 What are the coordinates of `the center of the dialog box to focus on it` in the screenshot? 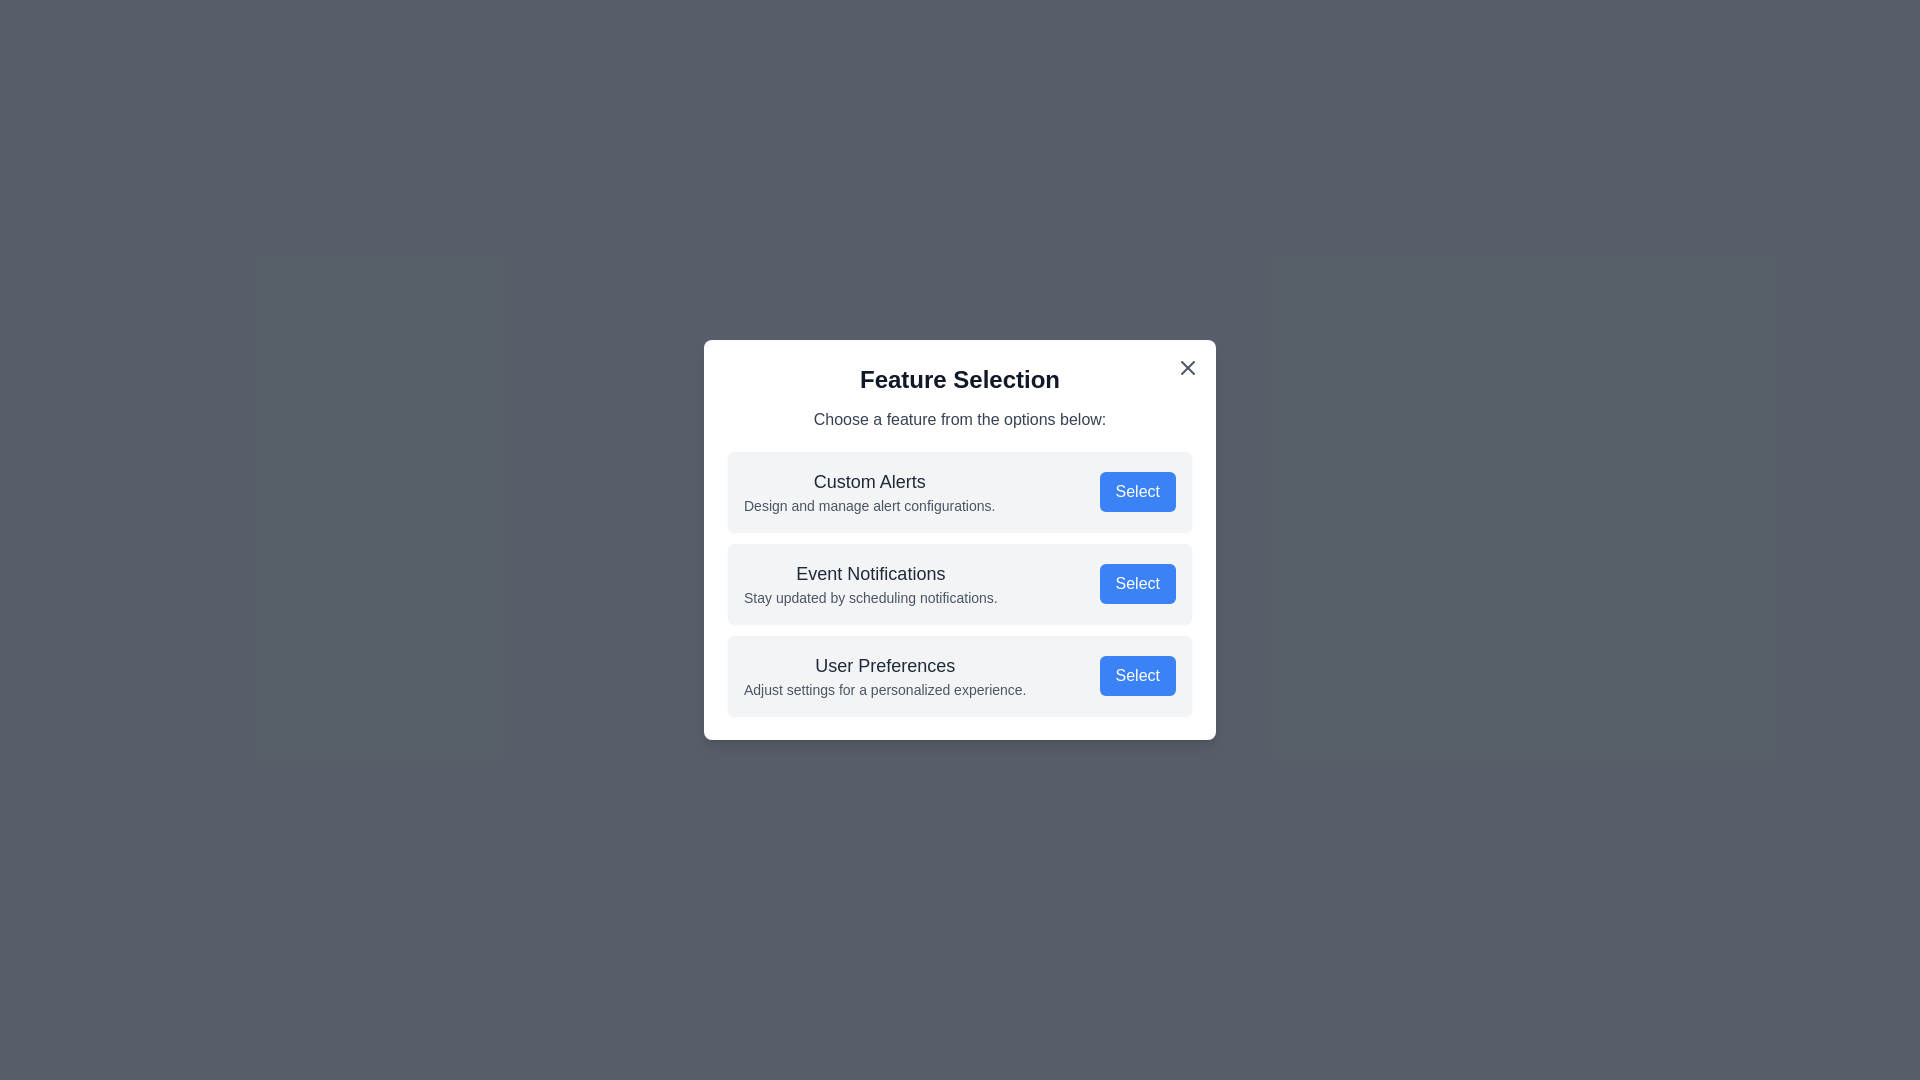 It's located at (960, 540).